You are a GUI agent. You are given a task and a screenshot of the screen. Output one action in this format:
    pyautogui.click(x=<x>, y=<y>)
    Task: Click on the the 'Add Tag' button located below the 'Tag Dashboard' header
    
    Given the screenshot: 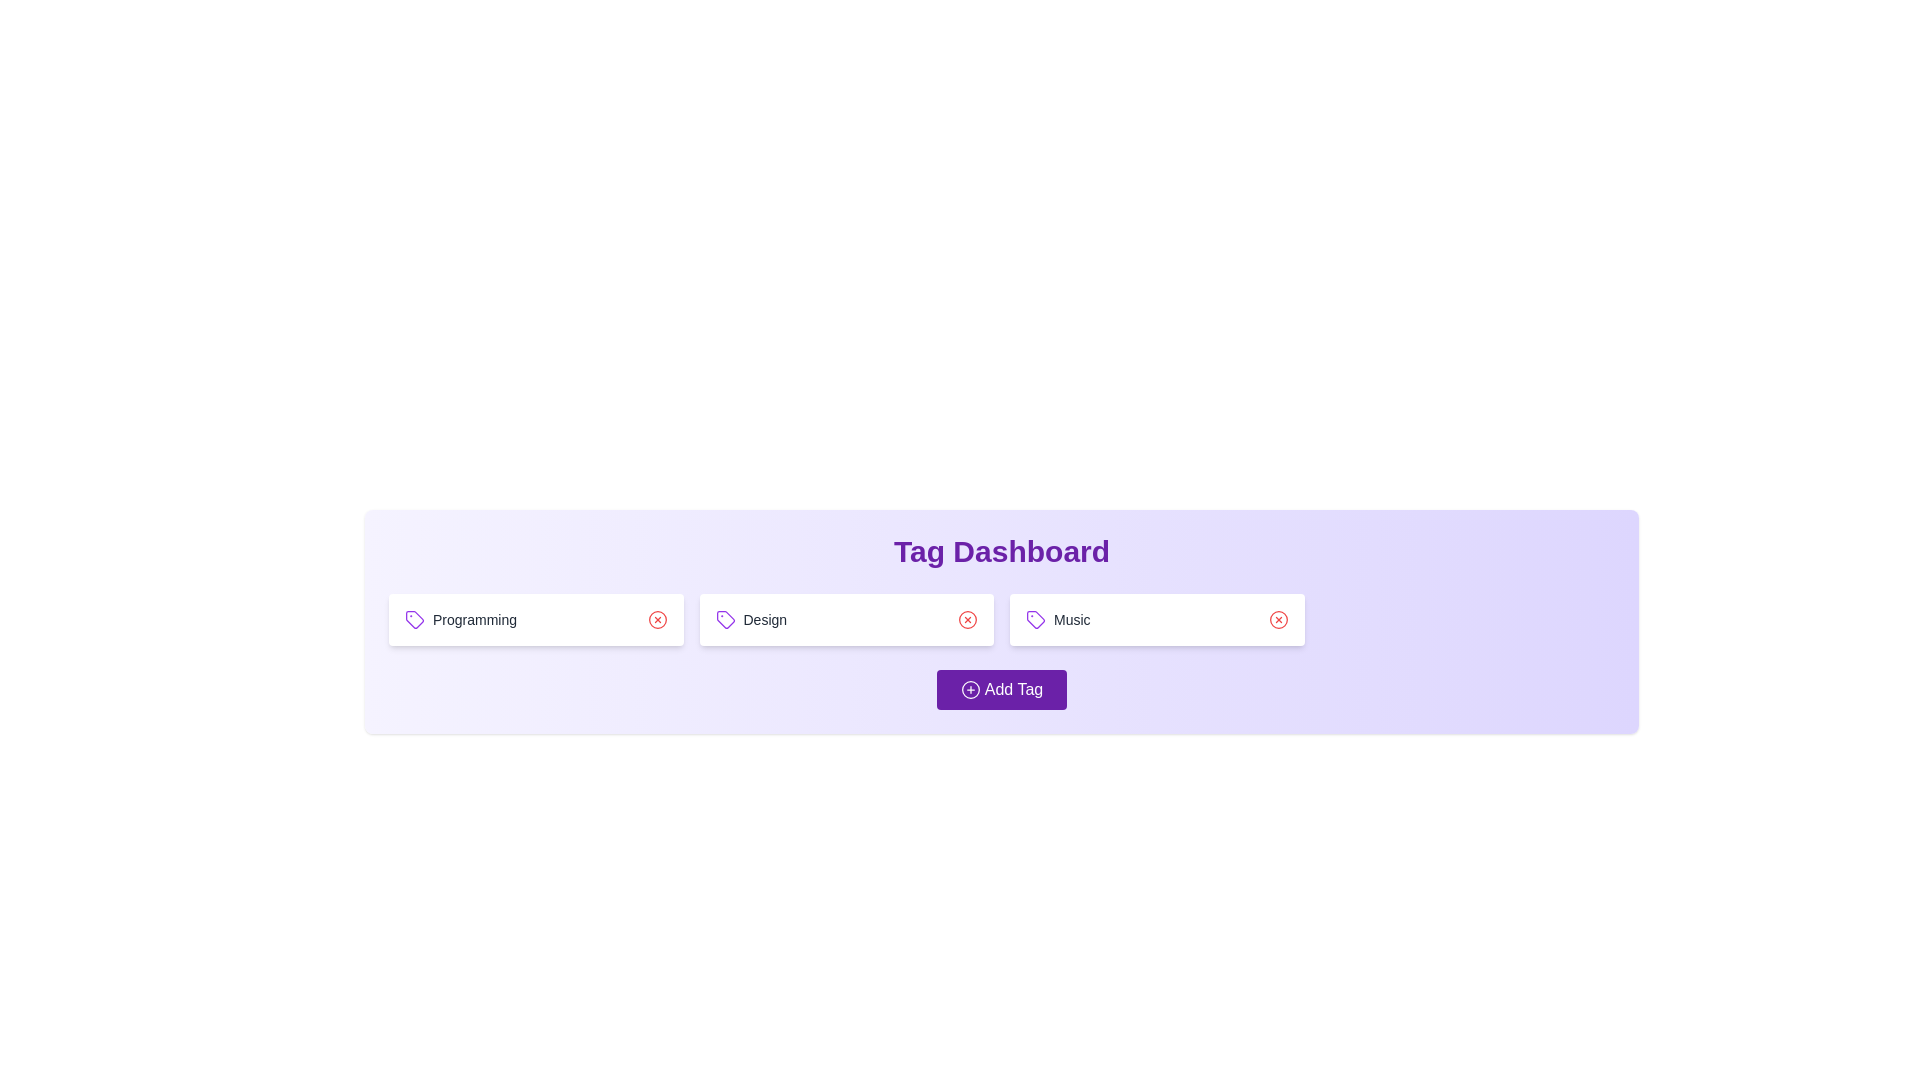 What is the action you would take?
    pyautogui.click(x=1002, y=689)
    